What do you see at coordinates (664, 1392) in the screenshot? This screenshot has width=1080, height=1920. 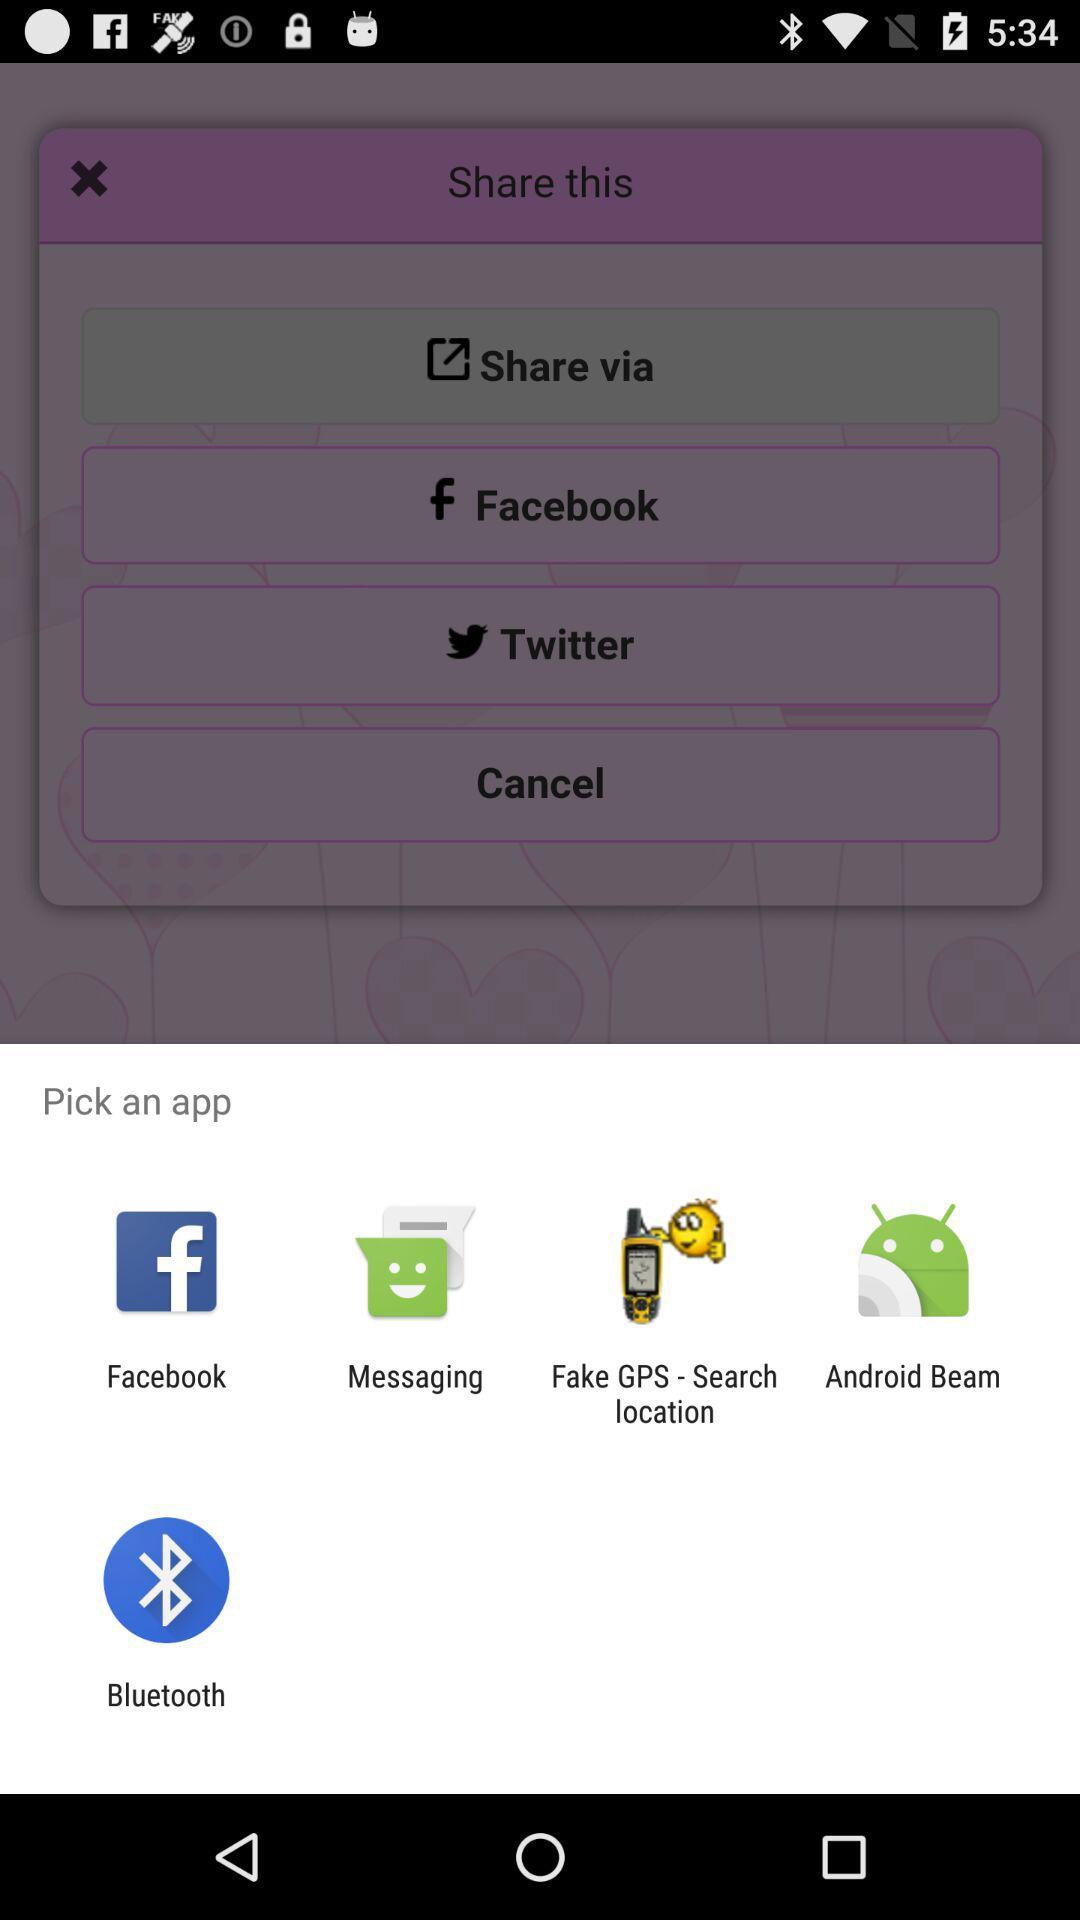 I see `the icon to the right of messaging item` at bounding box center [664, 1392].